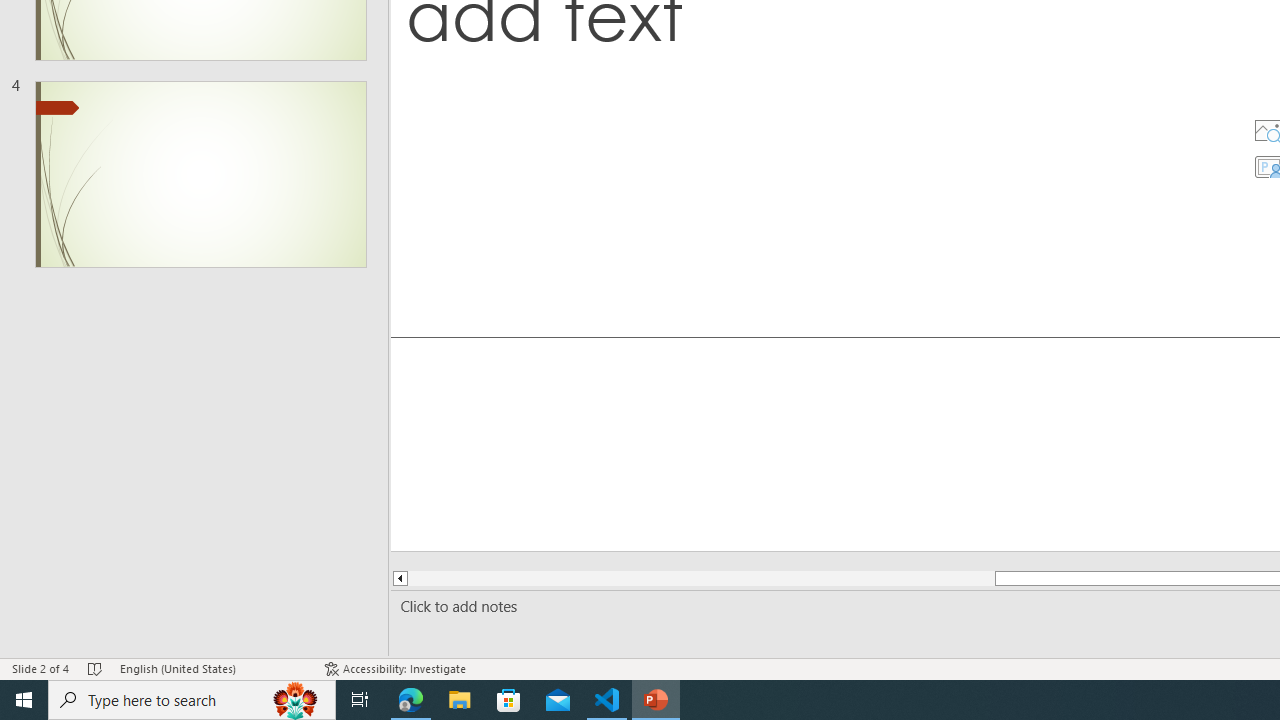 The image size is (1280, 720). What do you see at coordinates (95, 669) in the screenshot?
I see `'Spell Check No Errors'` at bounding box center [95, 669].